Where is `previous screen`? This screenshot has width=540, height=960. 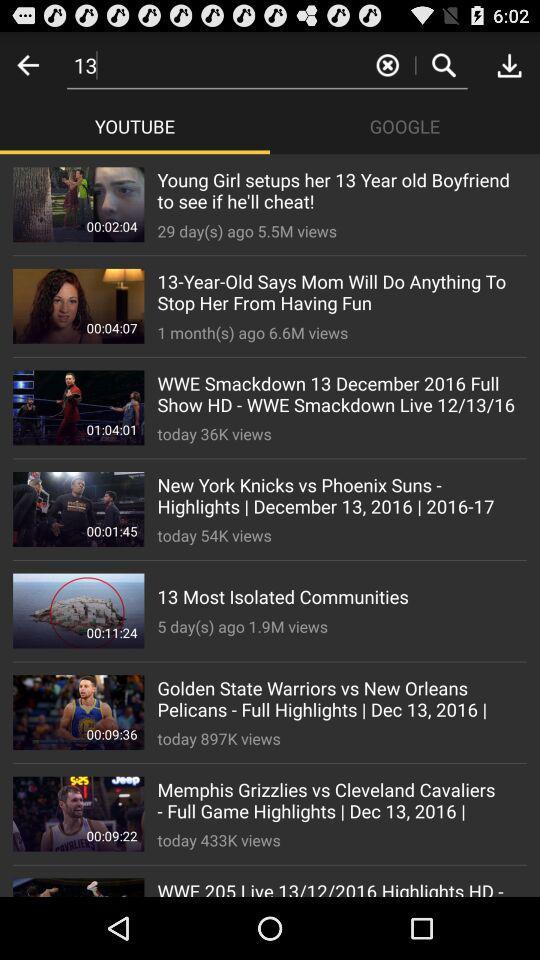
previous screen is located at coordinates (26, 64).